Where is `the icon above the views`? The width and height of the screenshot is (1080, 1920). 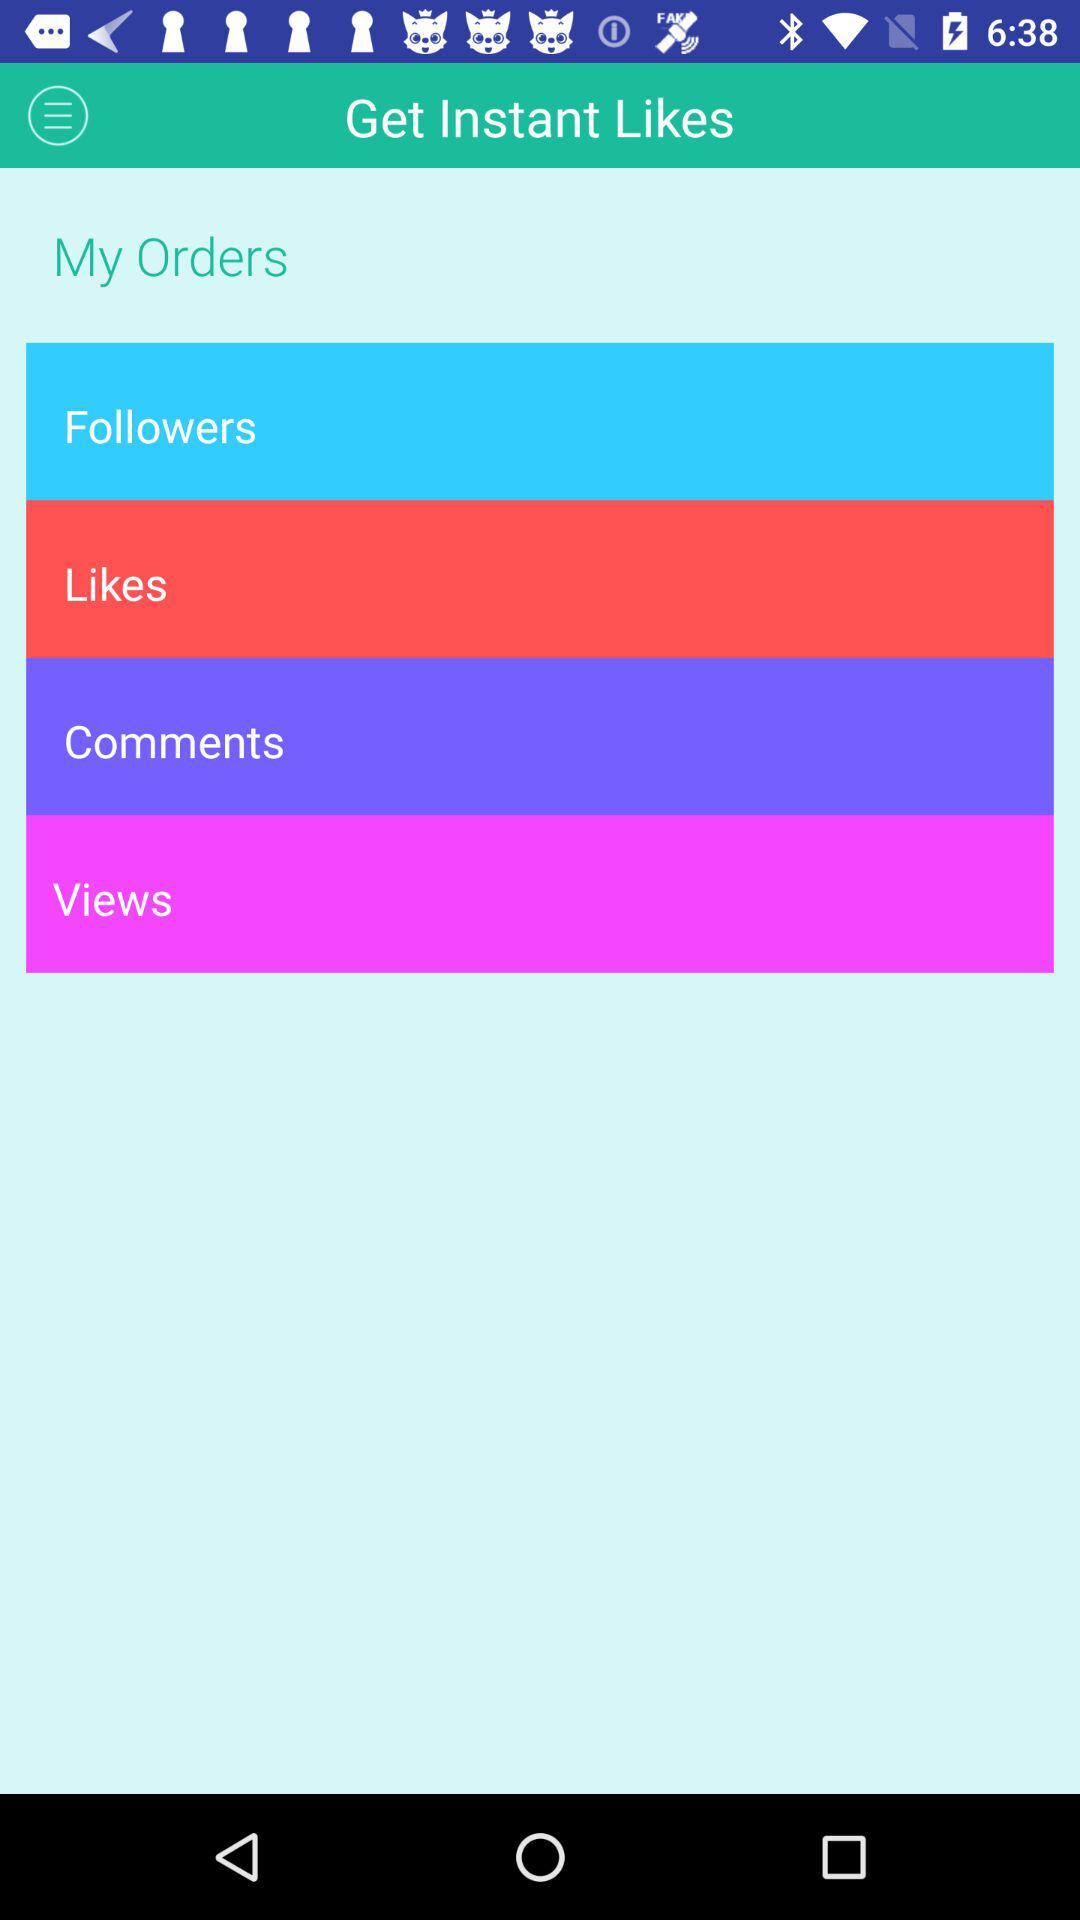 the icon above the views is located at coordinates (540, 735).